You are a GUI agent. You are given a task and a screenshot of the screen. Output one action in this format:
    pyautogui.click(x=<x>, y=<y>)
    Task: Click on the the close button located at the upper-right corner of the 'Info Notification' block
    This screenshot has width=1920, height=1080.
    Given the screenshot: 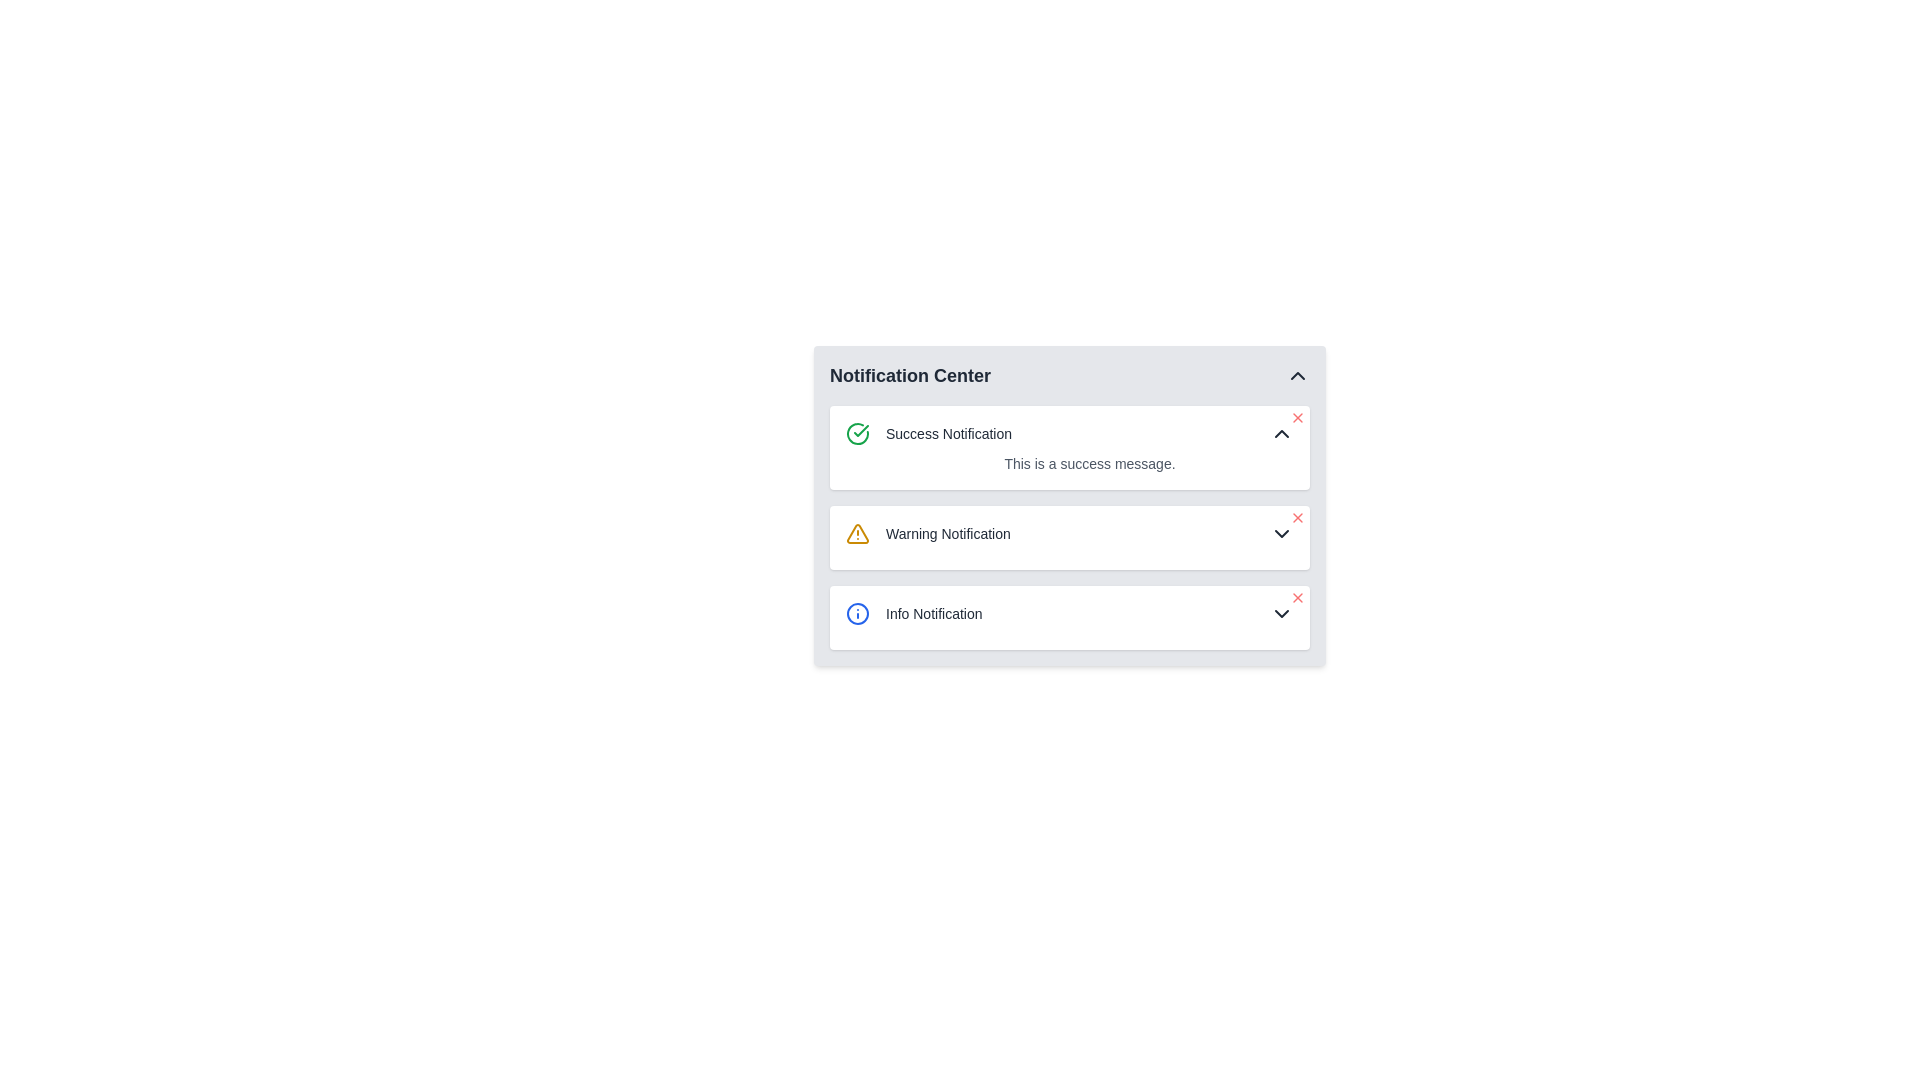 What is the action you would take?
    pyautogui.click(x=1297, y=596)
    